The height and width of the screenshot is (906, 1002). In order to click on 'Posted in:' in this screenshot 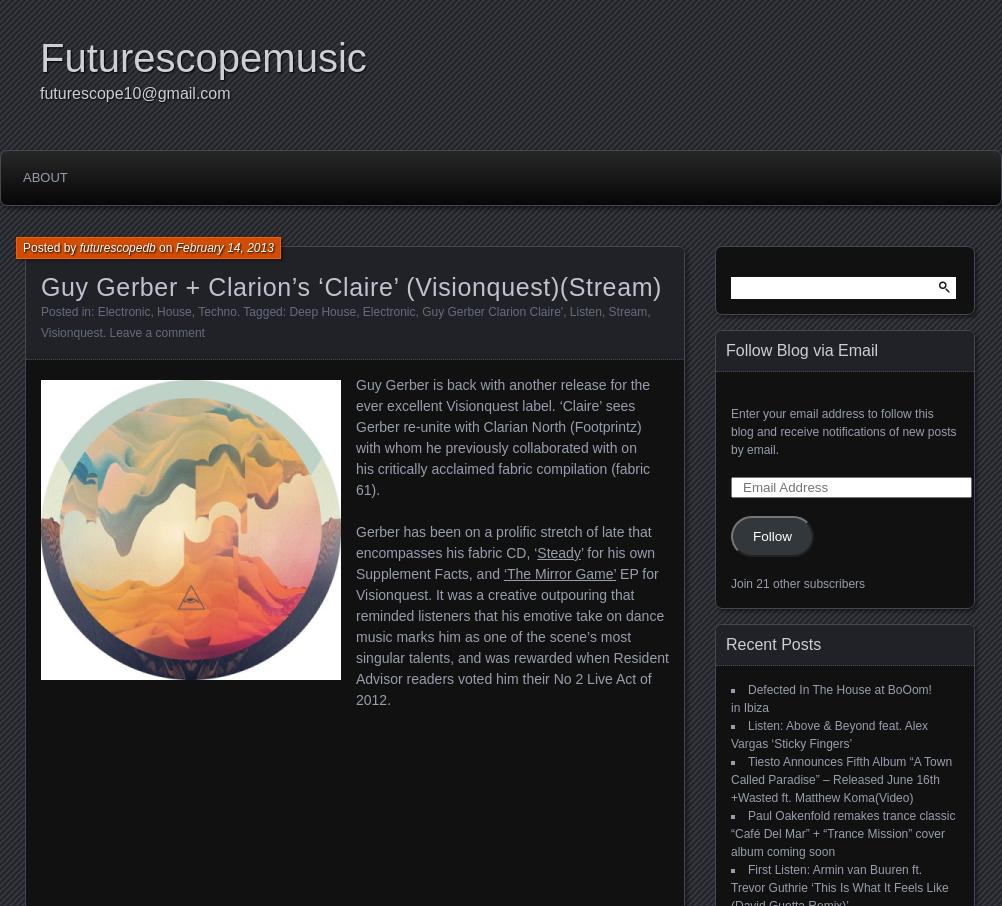, I will do `click(69, 311)`.